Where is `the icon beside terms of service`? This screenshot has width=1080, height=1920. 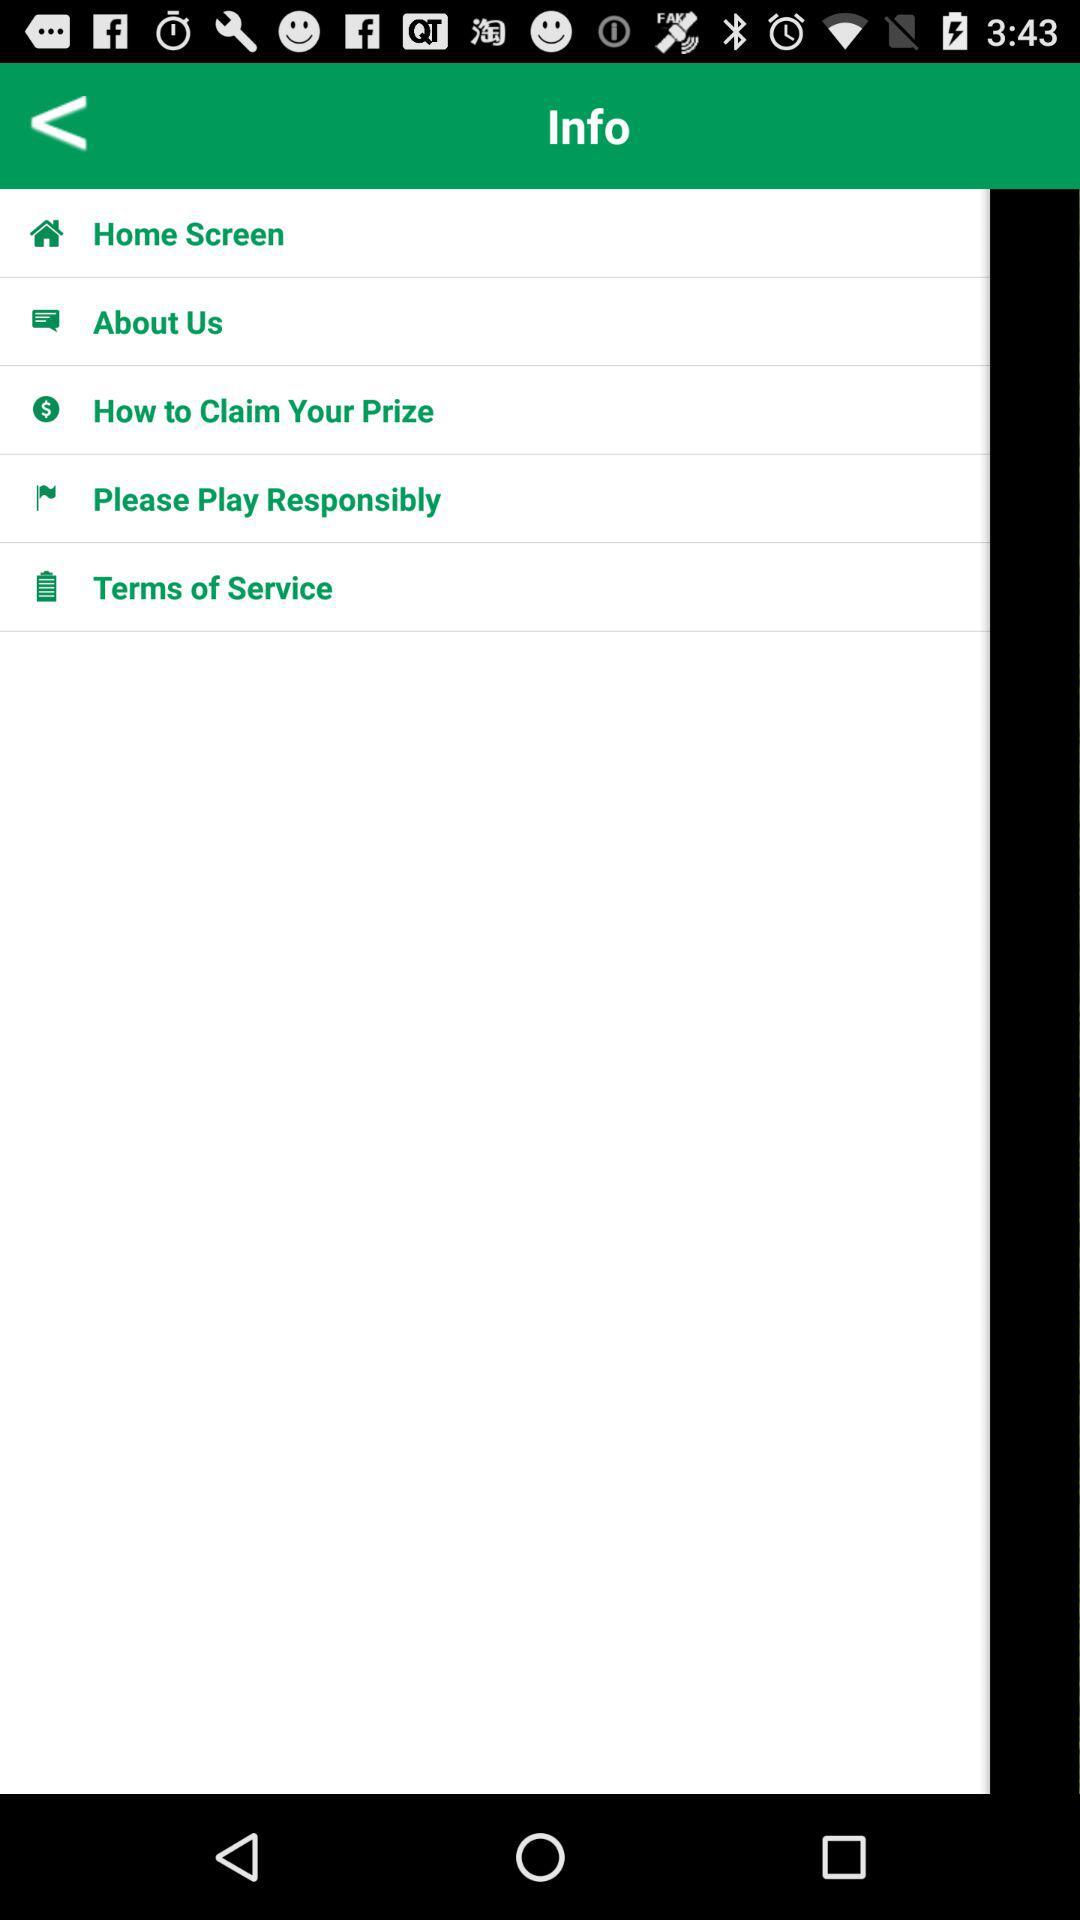 the icon beside terms of service is located at coordinates (56, 585).